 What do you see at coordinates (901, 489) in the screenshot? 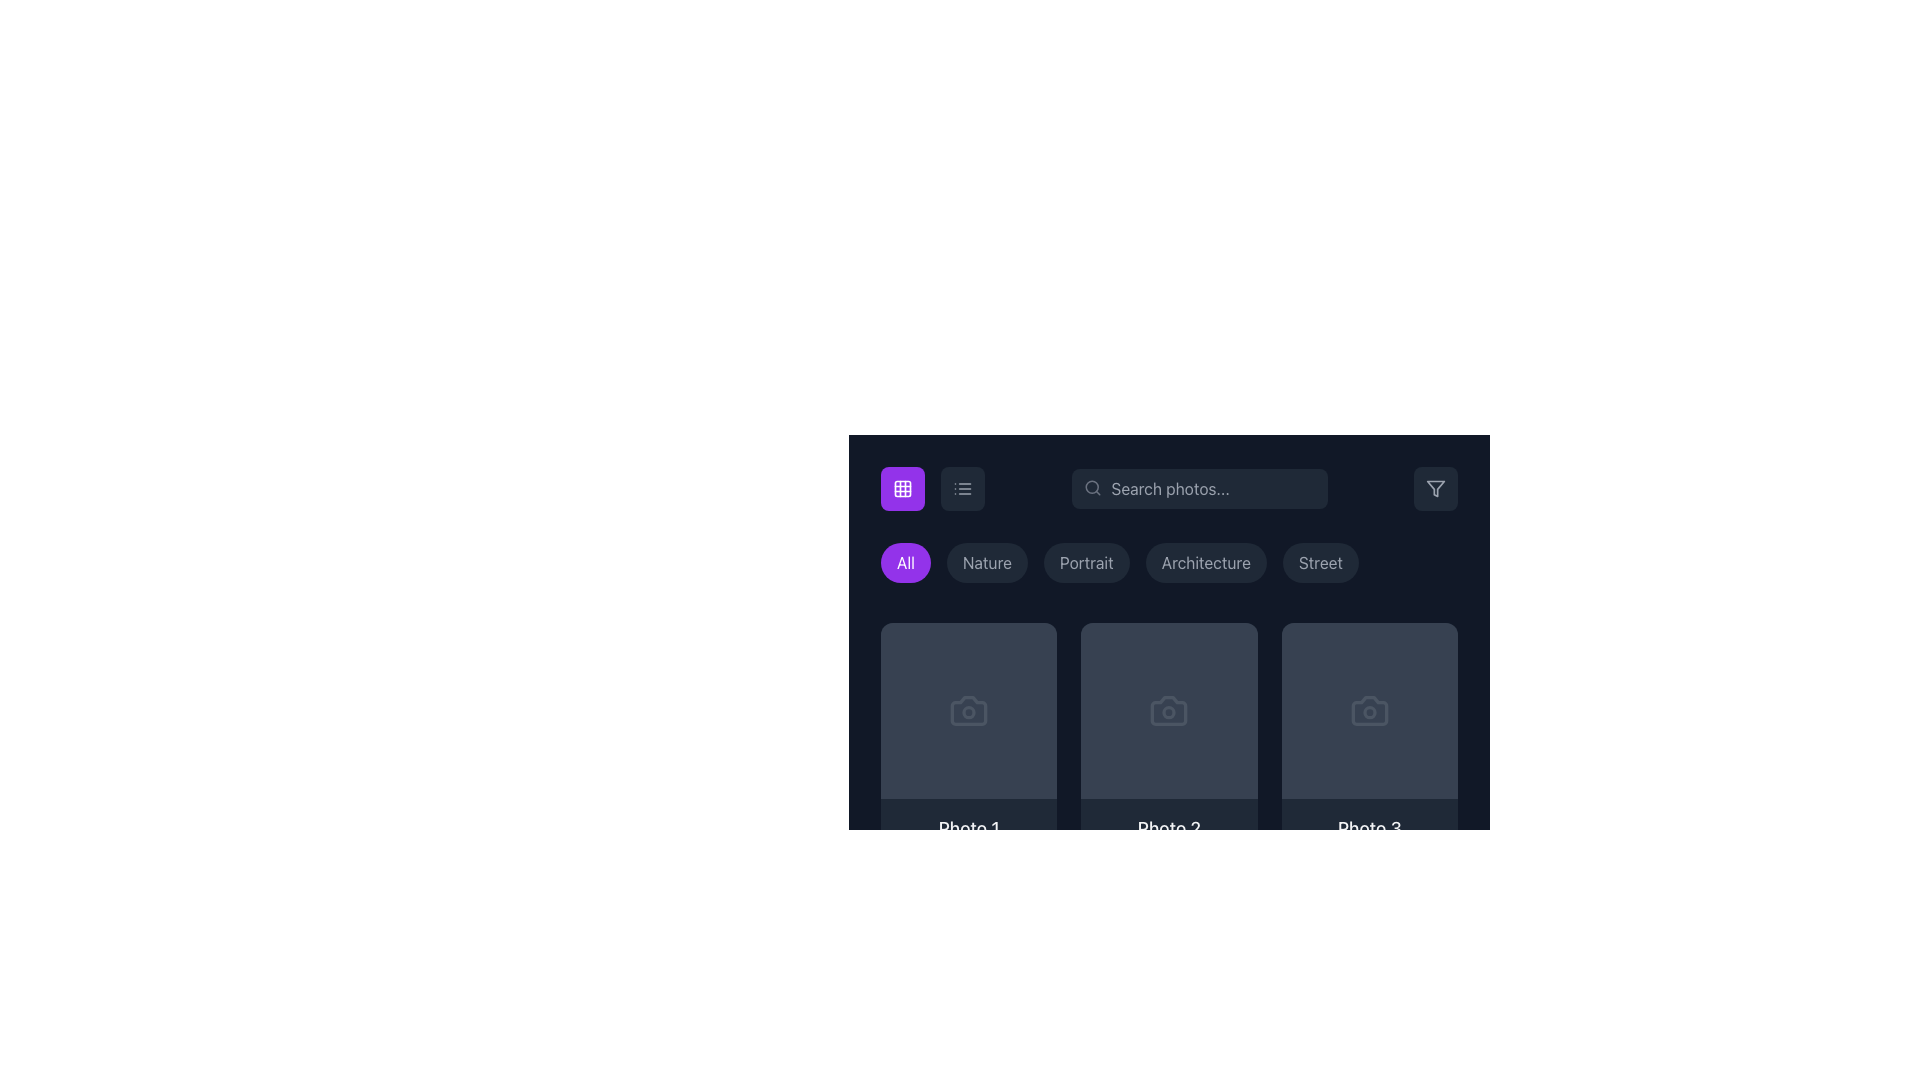
I see `the central square element with rounded corners, styled in purple, located within the highlighted grid icon in the top-left section of the interface` at bounding box center [901, 489].